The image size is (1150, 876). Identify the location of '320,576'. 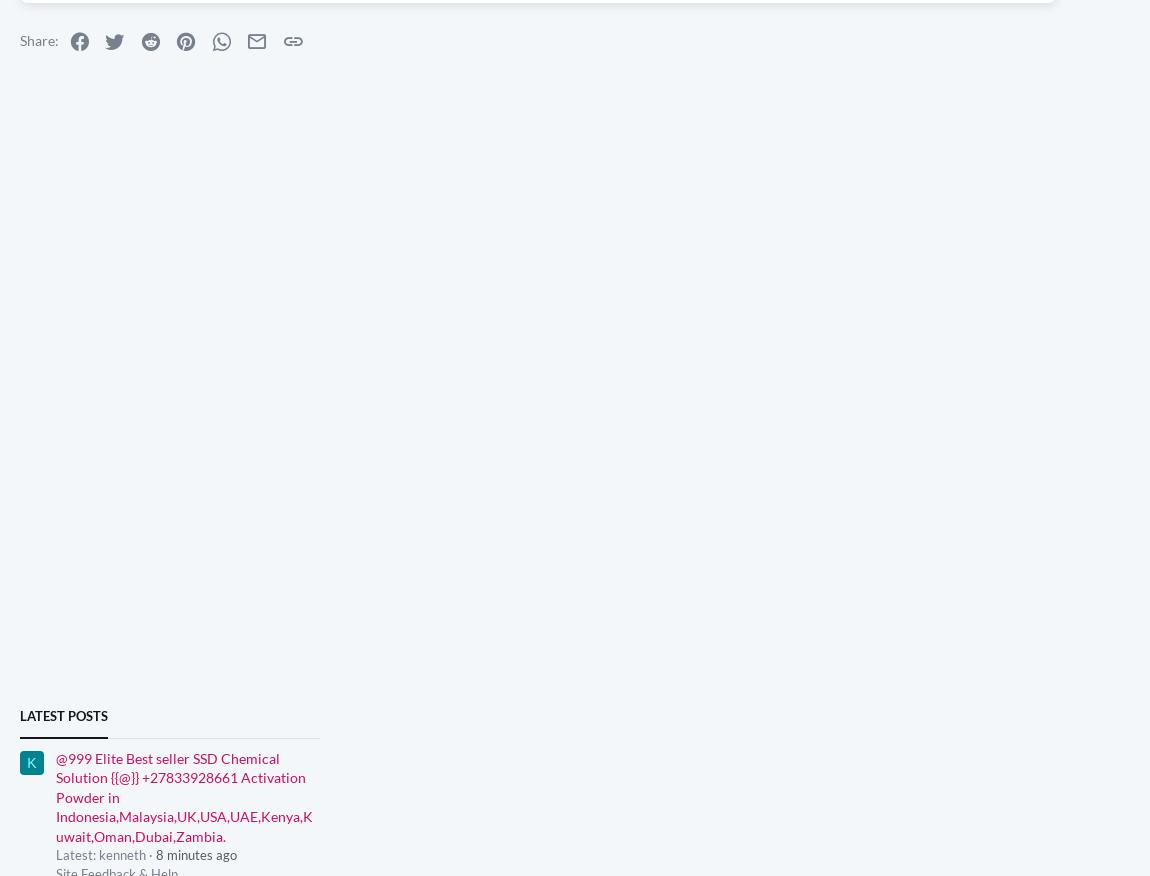
(1104, 385).